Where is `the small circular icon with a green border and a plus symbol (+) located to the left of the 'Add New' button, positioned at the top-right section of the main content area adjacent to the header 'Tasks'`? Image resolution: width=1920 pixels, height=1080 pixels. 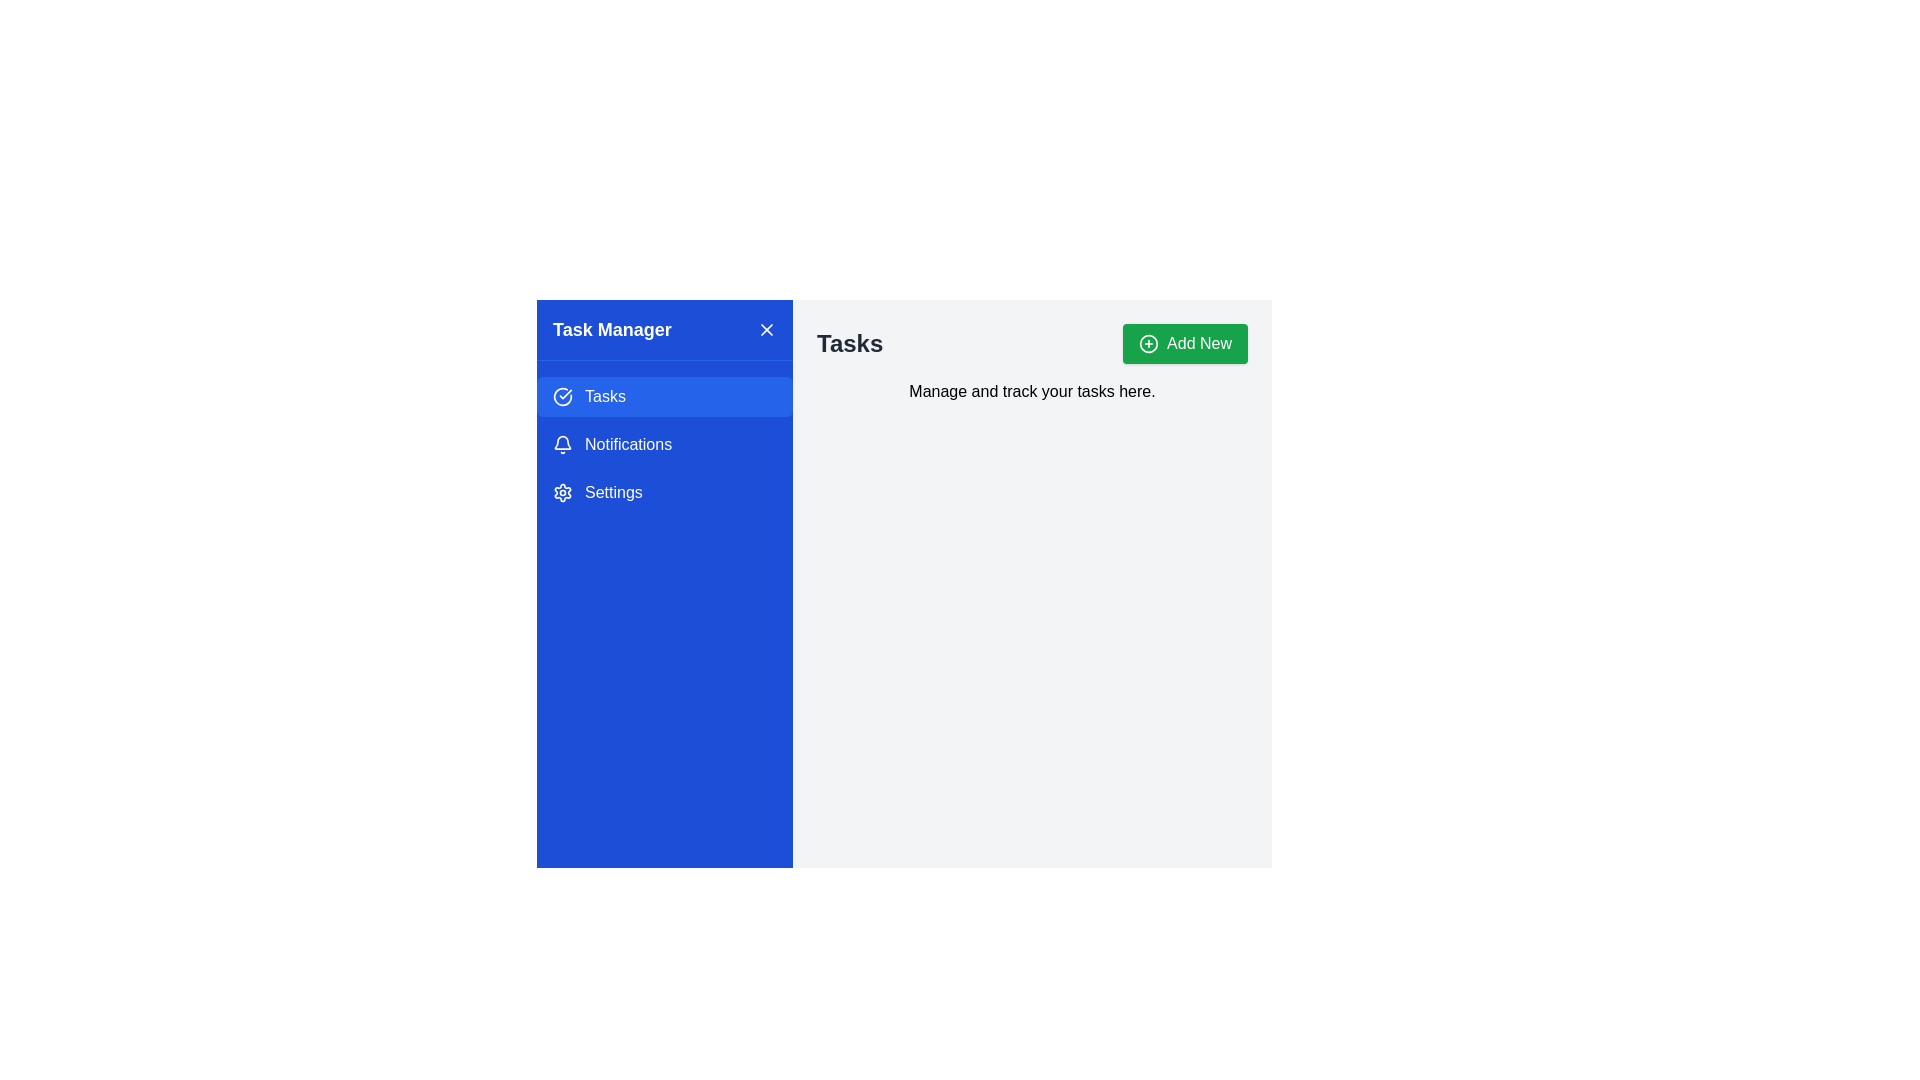 the small circular icon with a green border and a plus symbol (+) located to the left of the 'Add New' button, positioned at the top-right section of the main content area adjacent to the header 'Tasks' is located at coordinates (1149, 342).